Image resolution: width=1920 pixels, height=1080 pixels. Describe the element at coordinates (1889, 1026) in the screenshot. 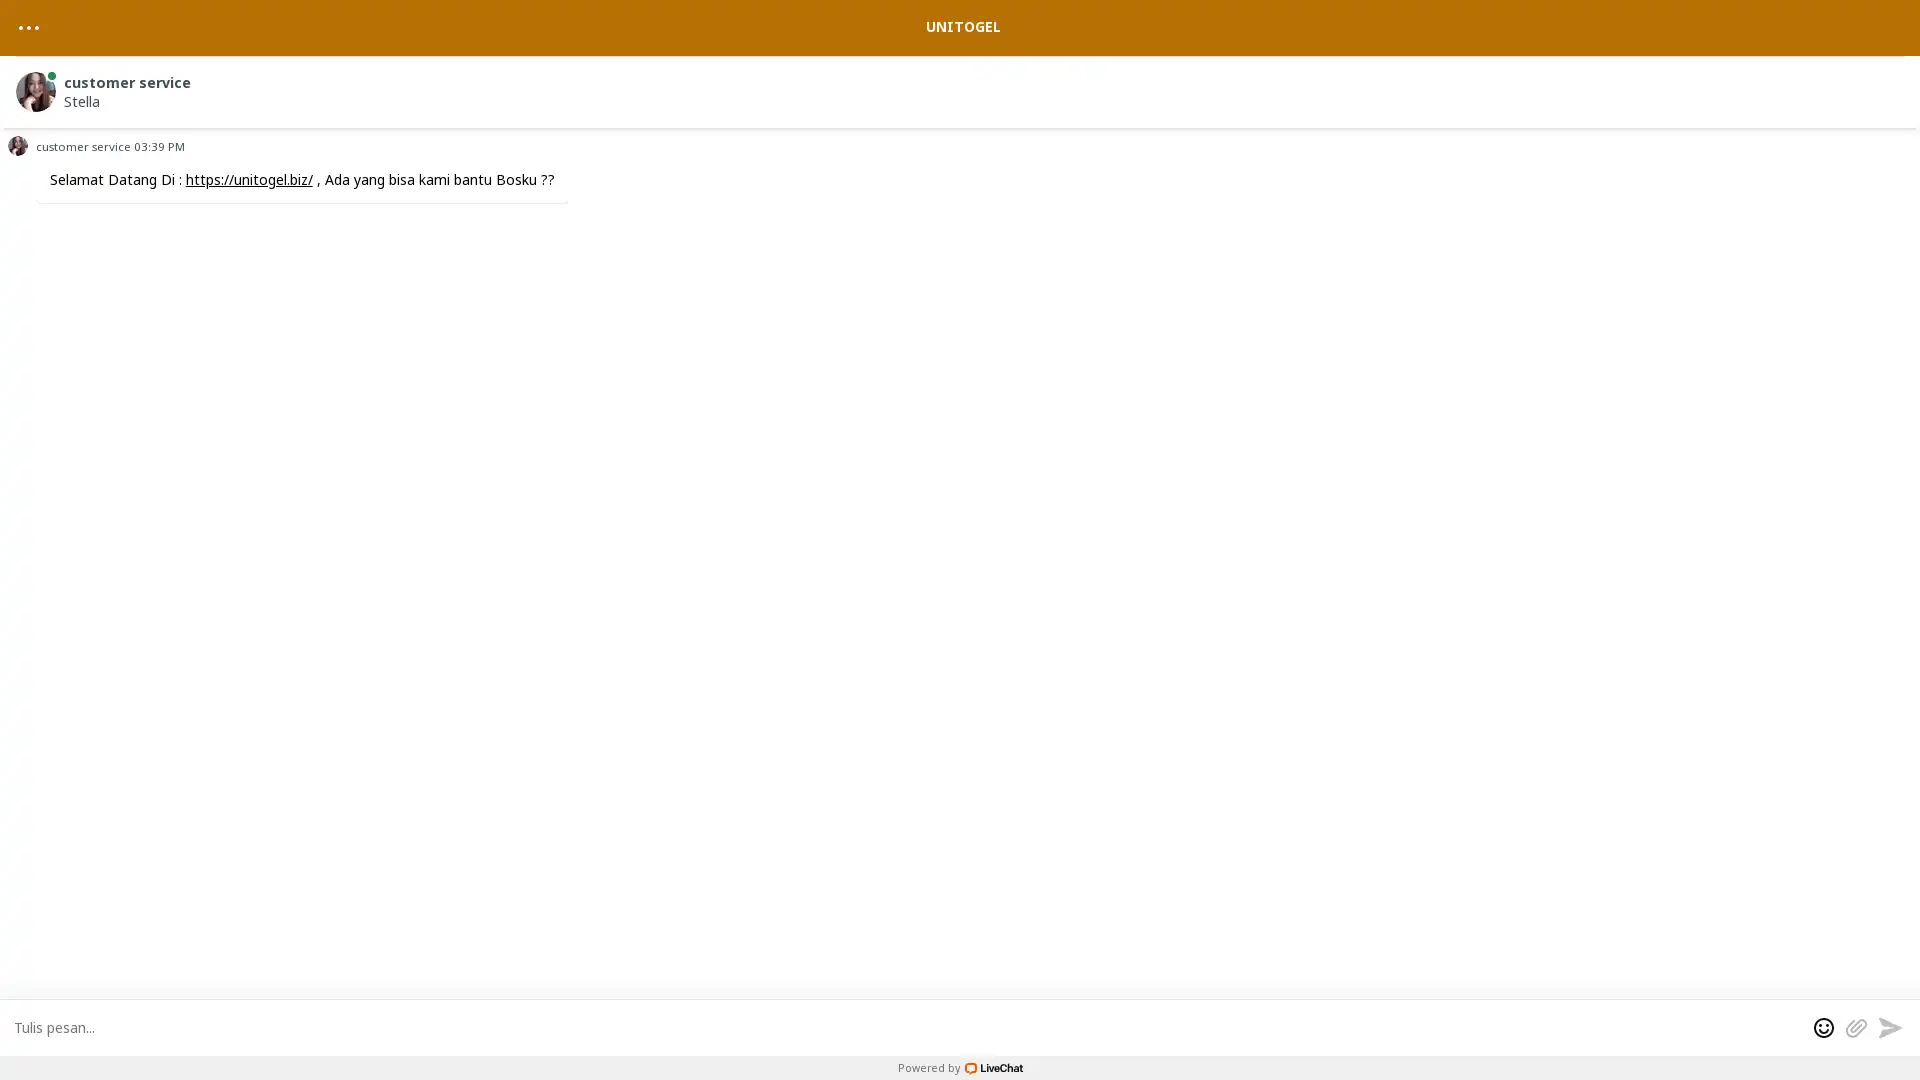

I see `Send a message` at that location.